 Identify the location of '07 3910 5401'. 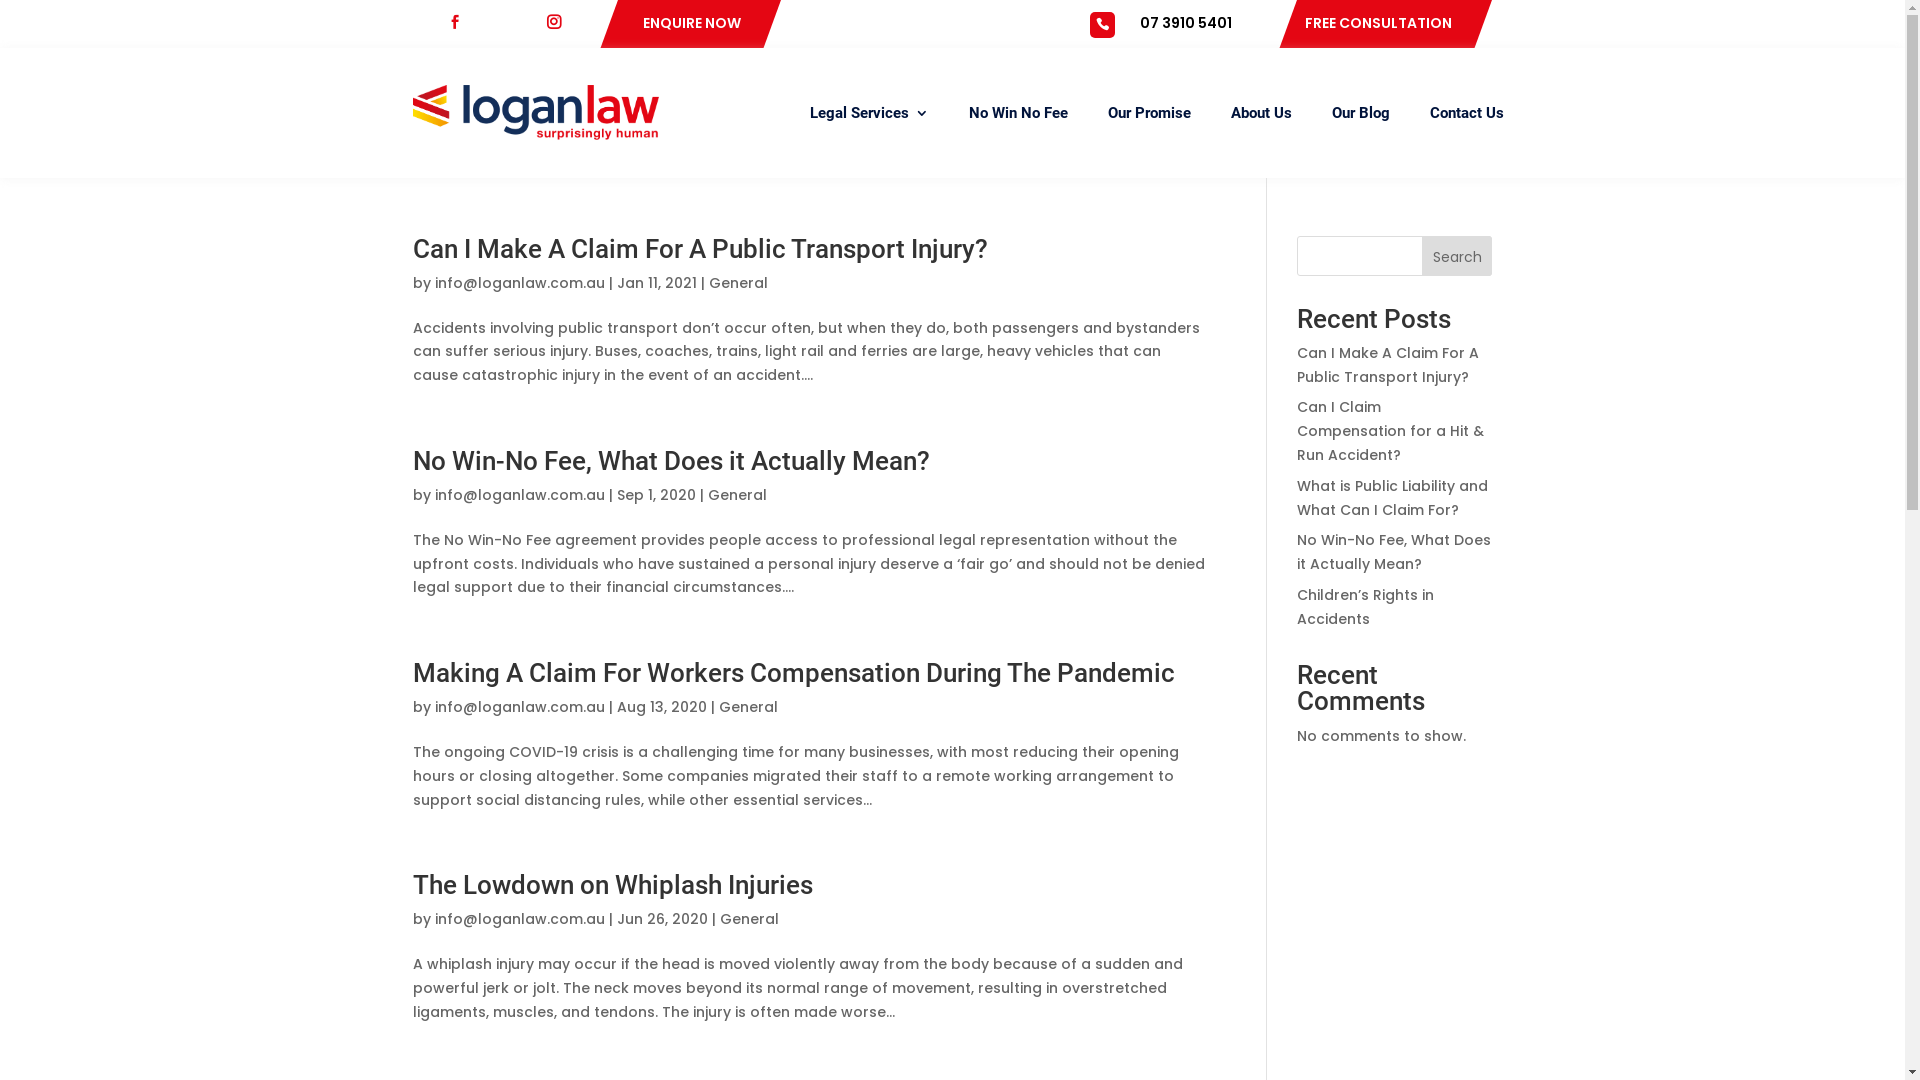
(1185, 23).